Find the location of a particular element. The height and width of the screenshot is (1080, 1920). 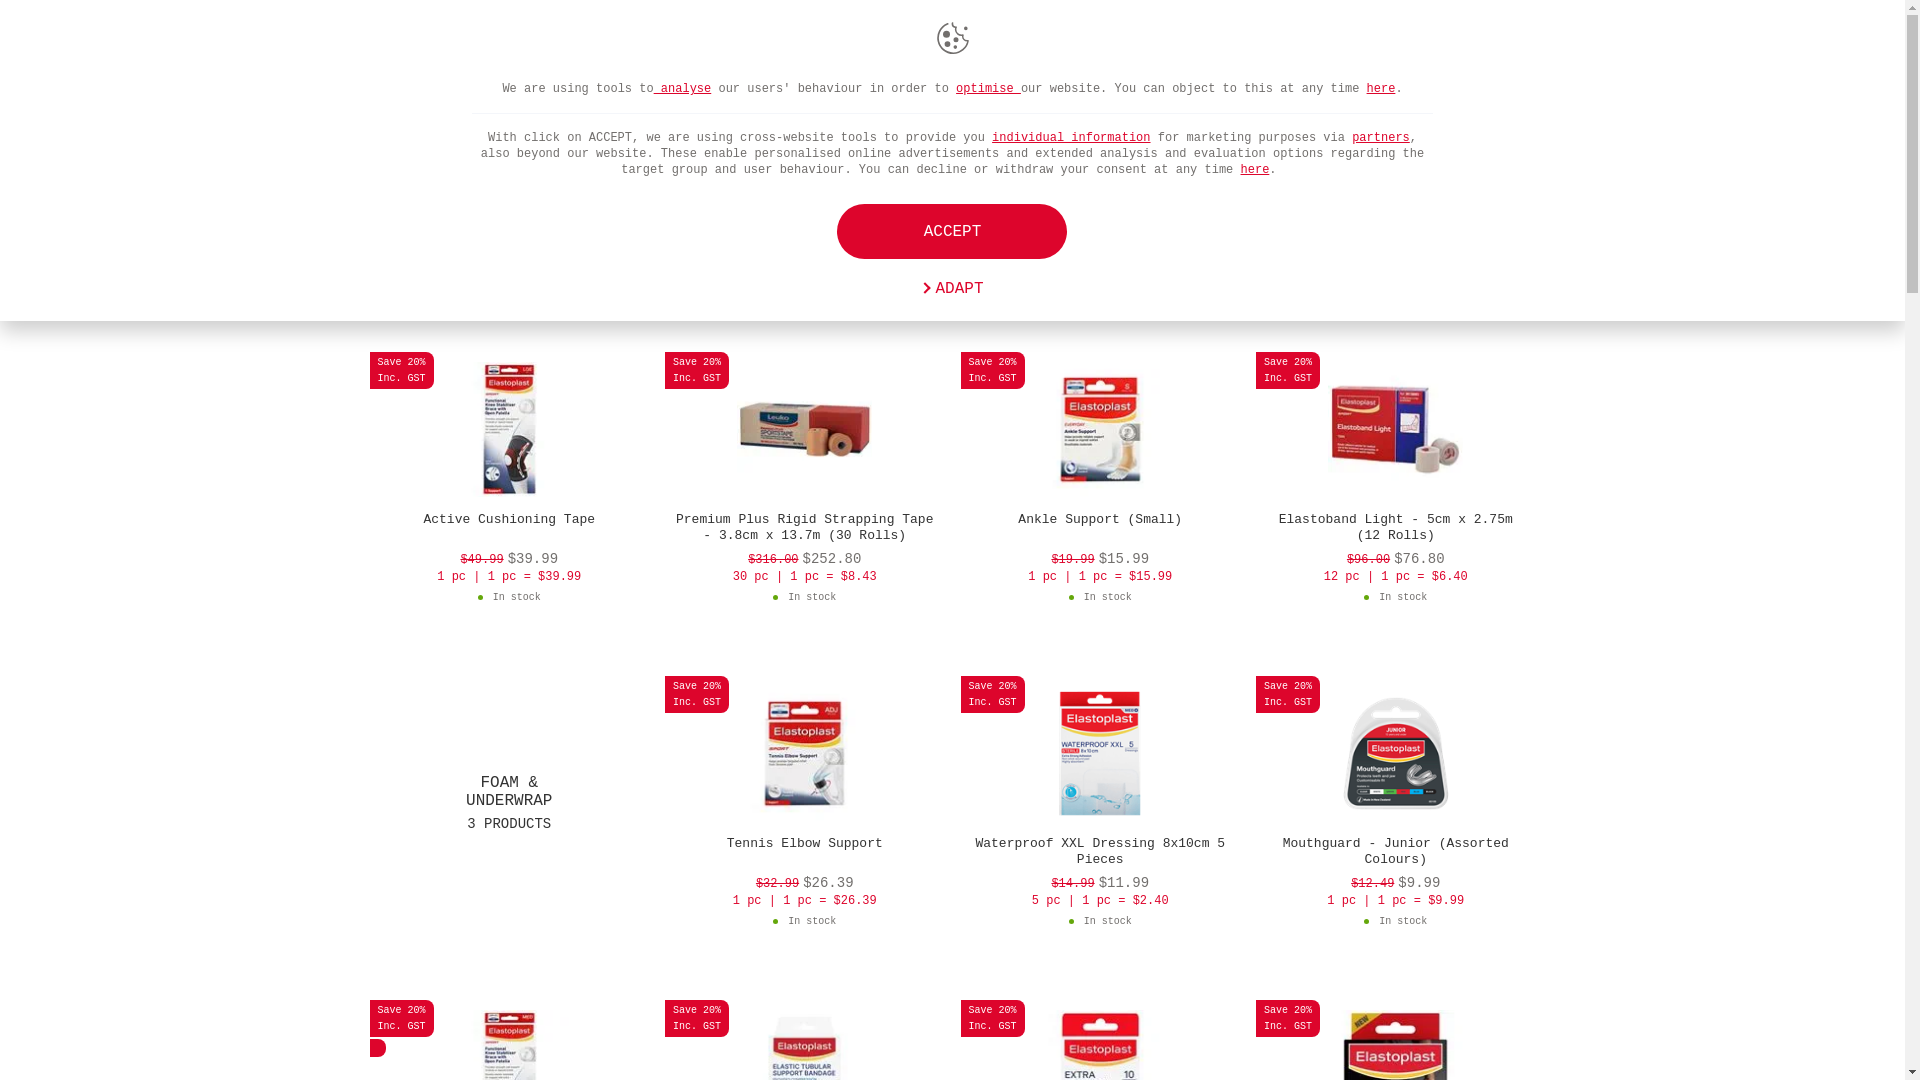

'optimise ' is located at coordinates (954, 87).